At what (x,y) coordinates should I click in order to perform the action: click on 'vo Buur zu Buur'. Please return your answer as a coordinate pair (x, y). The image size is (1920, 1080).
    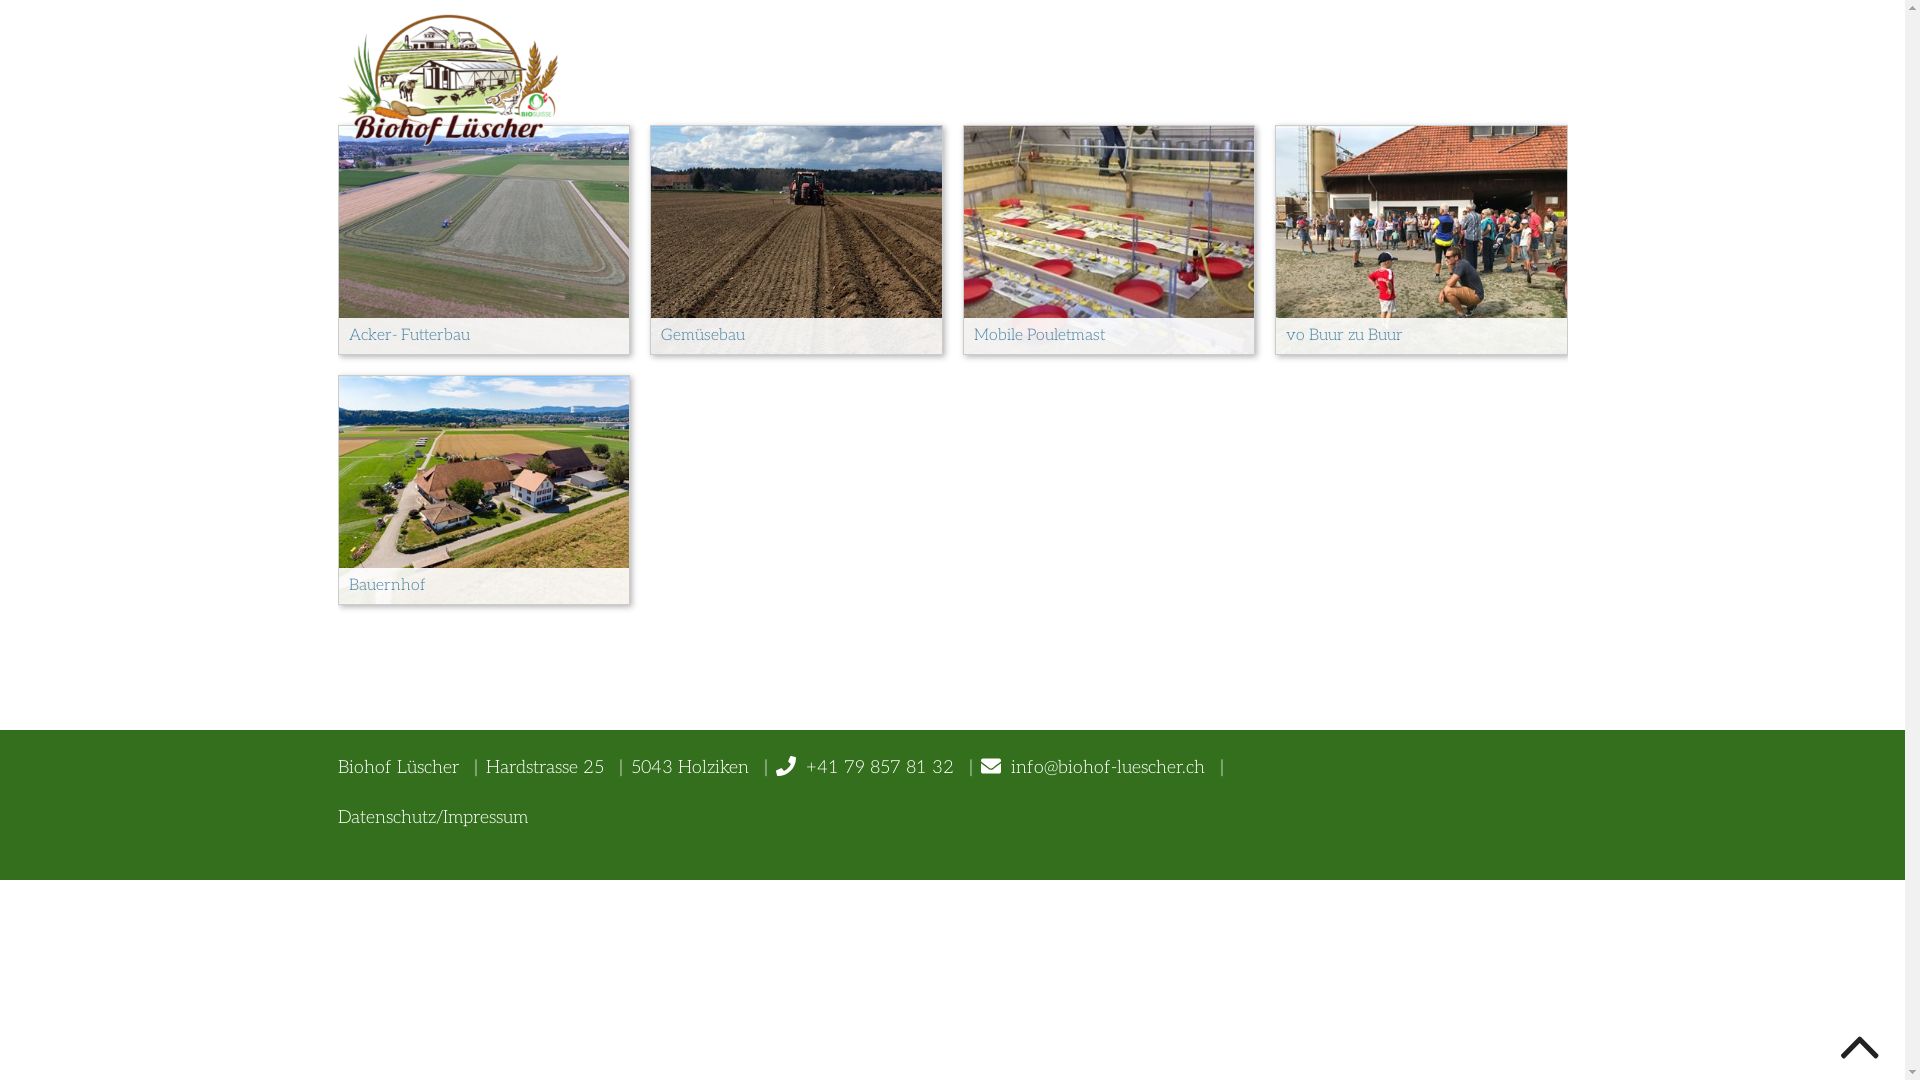
    Looking at the image, I should click on (1420, 238).